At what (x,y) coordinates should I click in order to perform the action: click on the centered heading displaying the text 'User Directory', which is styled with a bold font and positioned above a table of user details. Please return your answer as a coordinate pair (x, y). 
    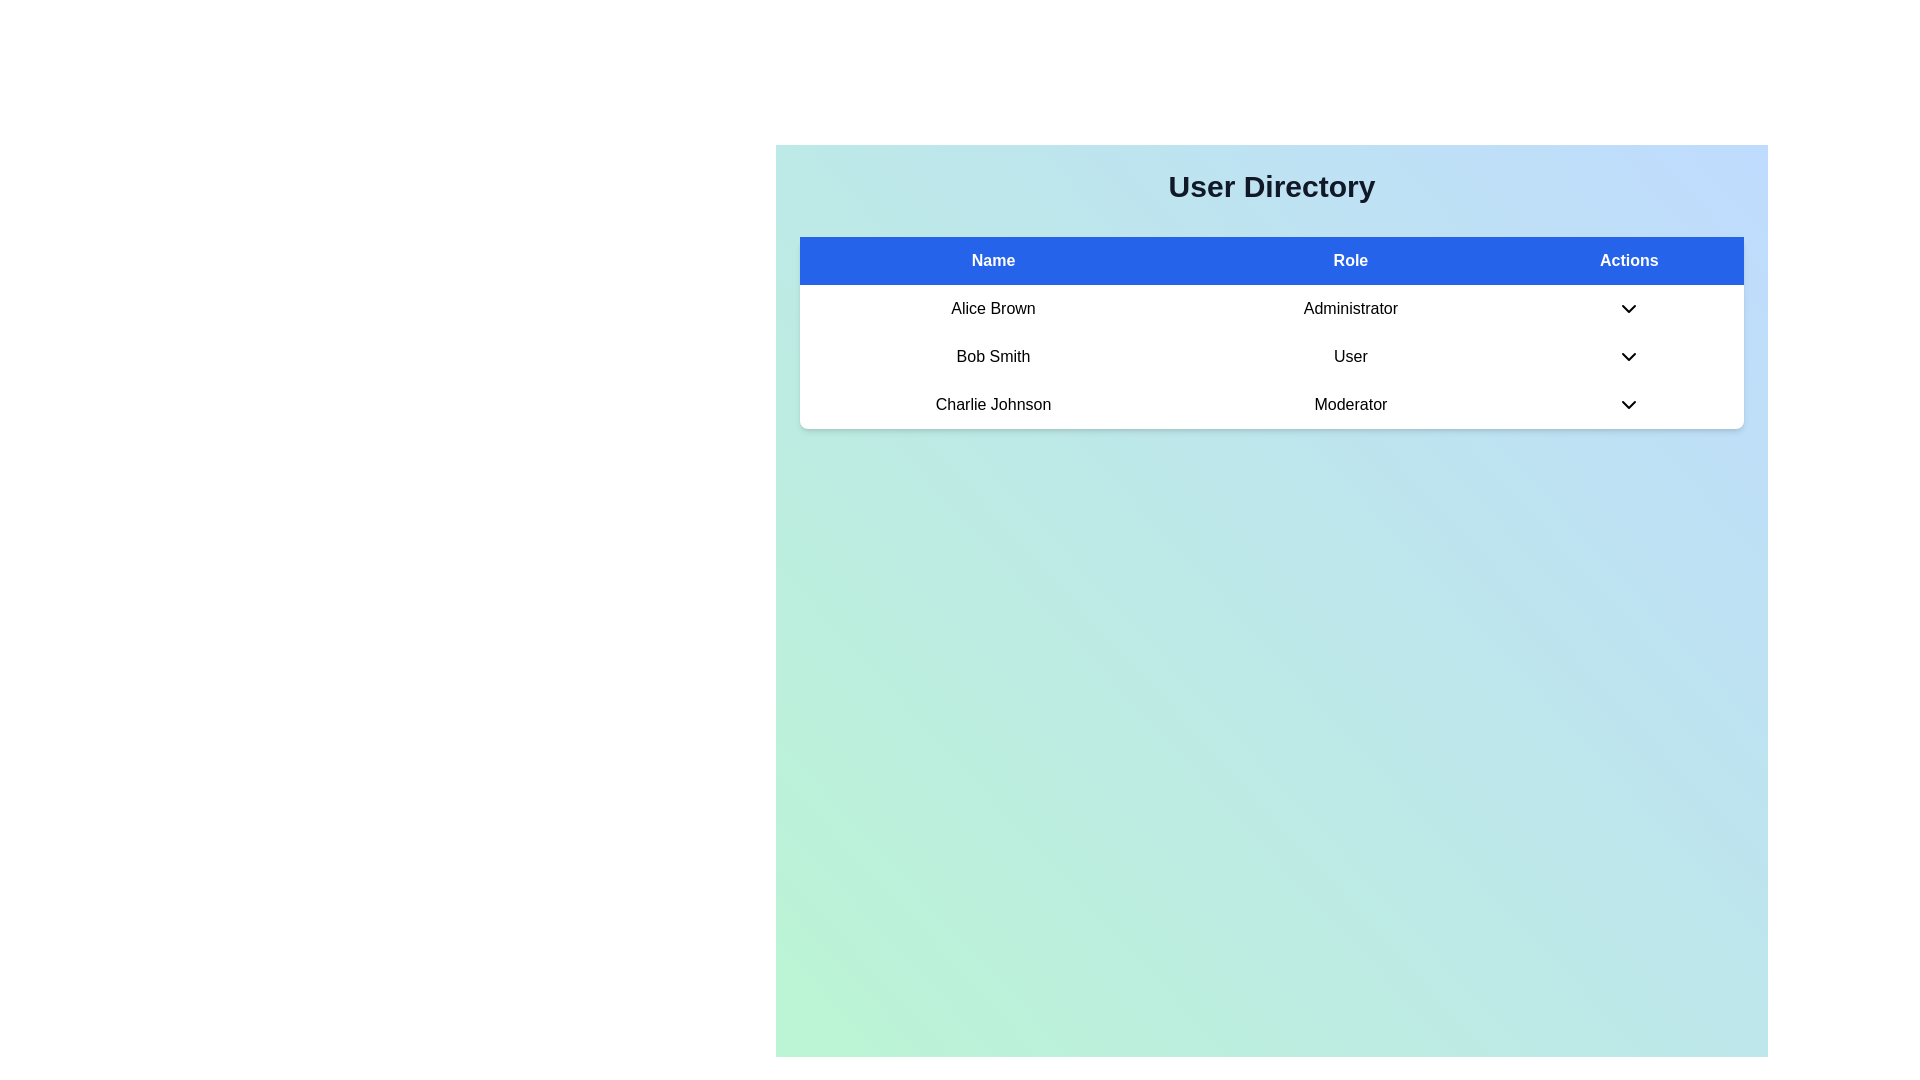
    Looking at the image, I should click on (1271, 186).